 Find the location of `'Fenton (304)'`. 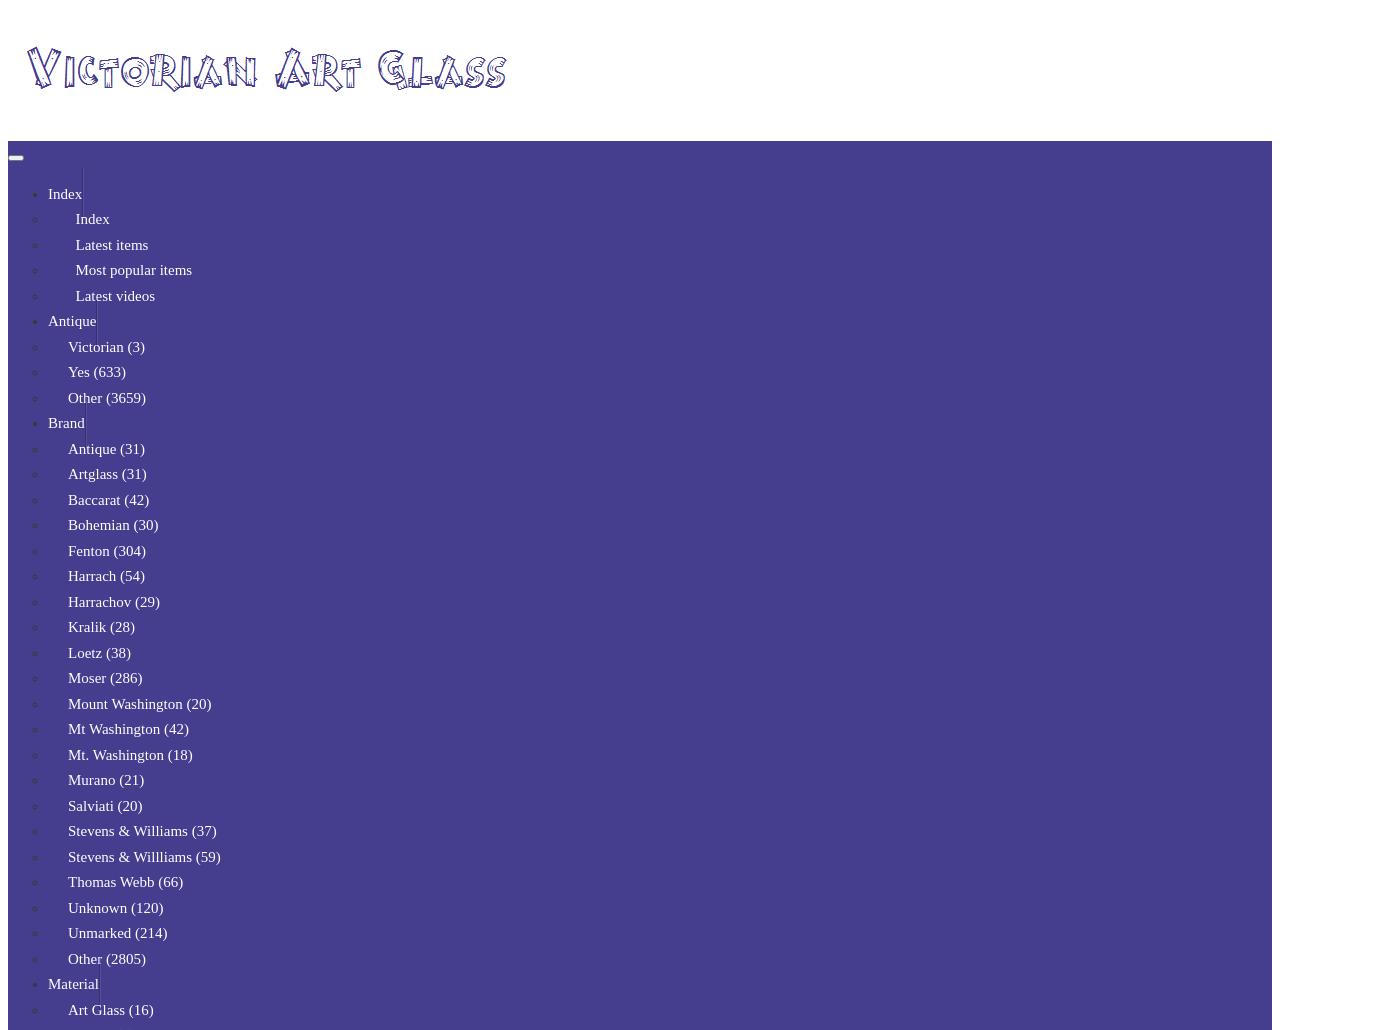

'Fenton (304)' is located at coordinates (106, 550).